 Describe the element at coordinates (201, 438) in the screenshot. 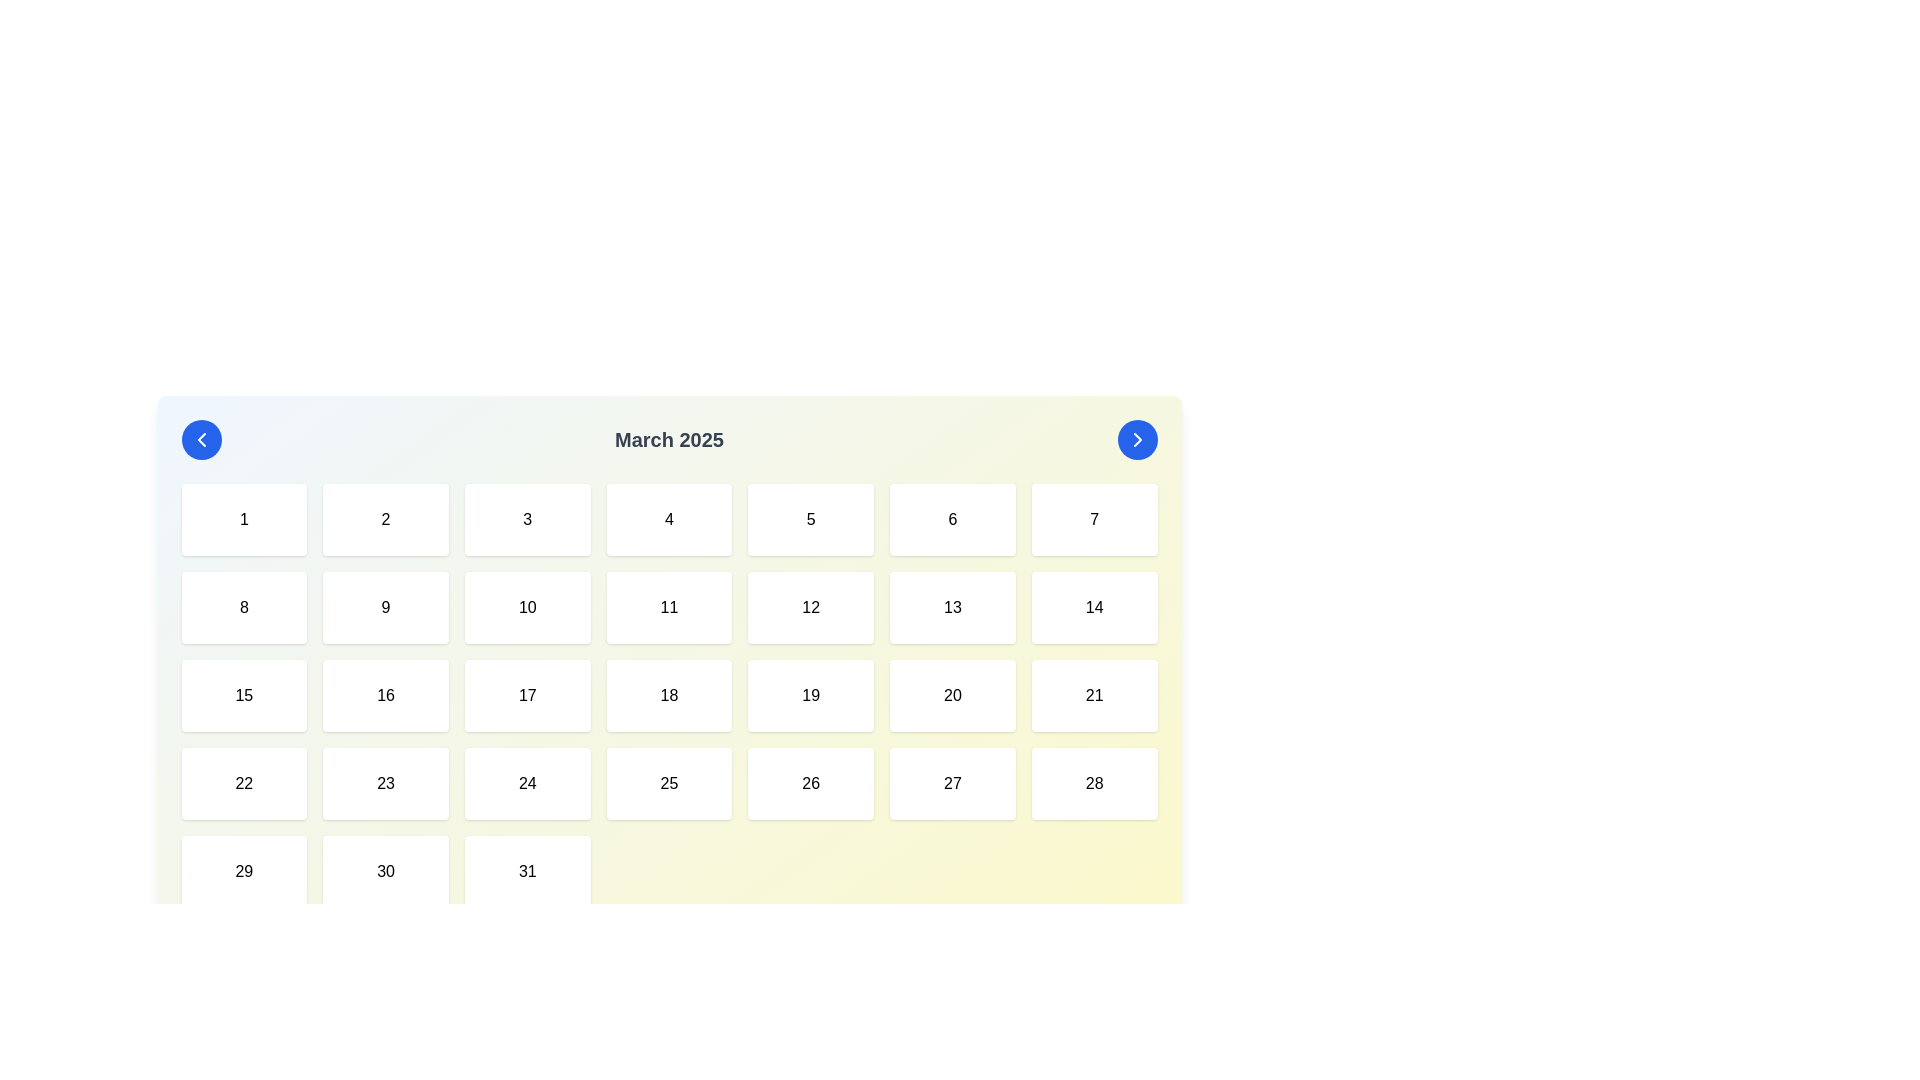

I see `the leftward chevron SVG icon within the light blue circular button located in the top-left corner of the calendar interface` at that location.